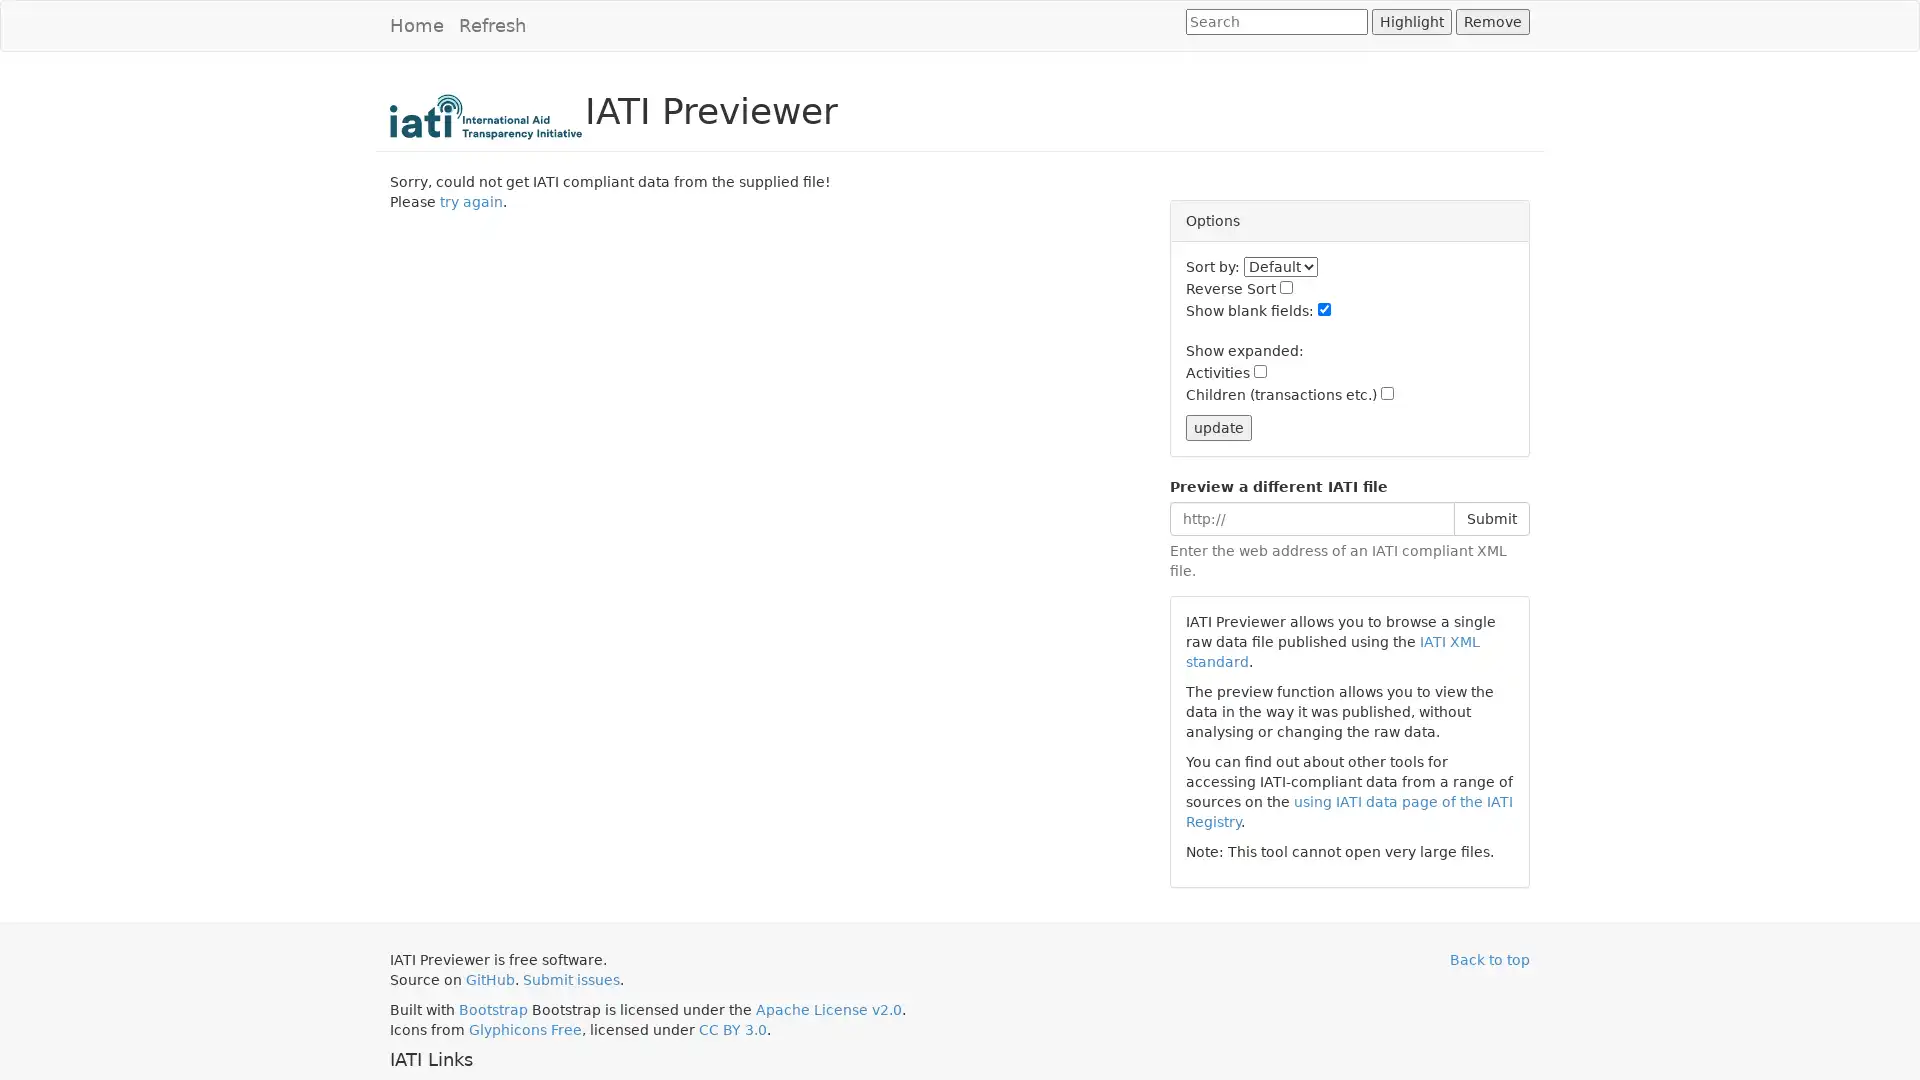 This screenshot has width=1920, height=1080. What do you see at coordinates (1410, 22) in the screenshot?
I see `Highlight` at bounding box center [1410, 22].